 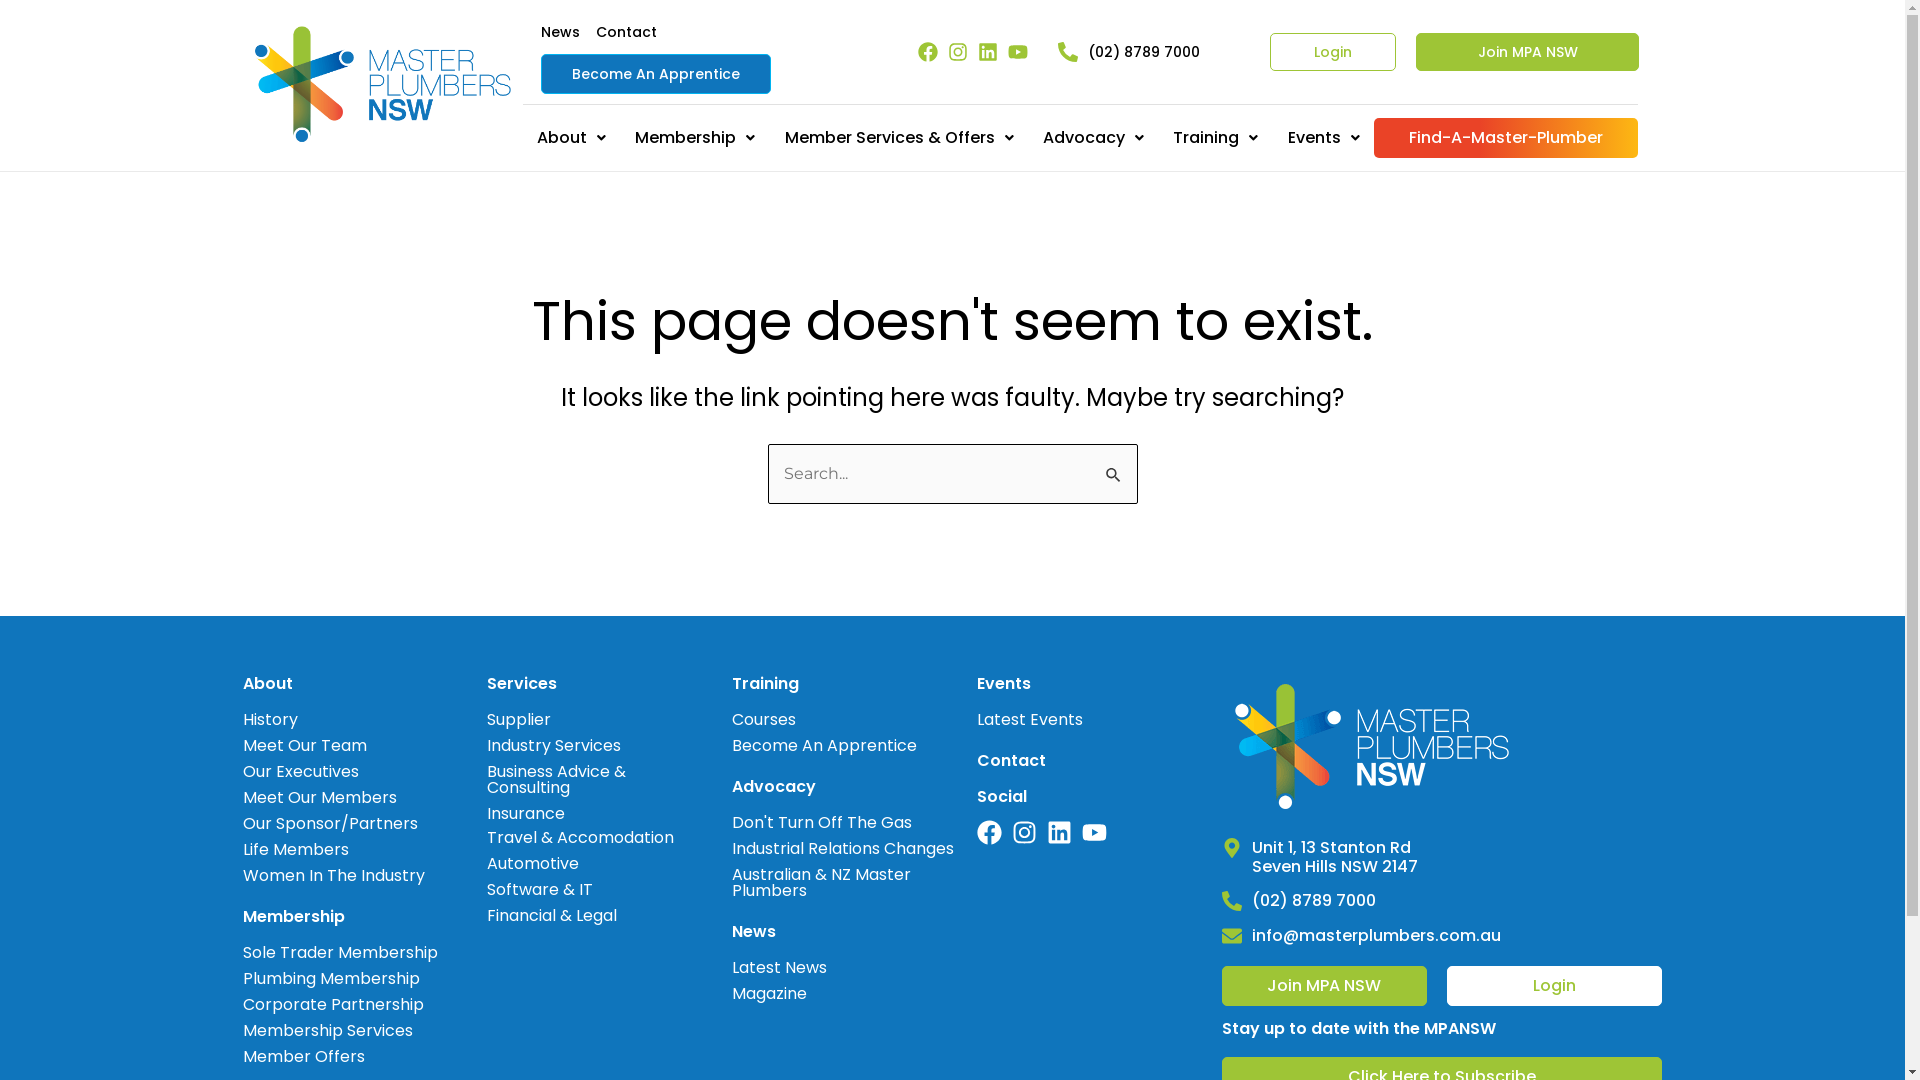 I want to click on 'Facebook', so click(x=926, y=50).